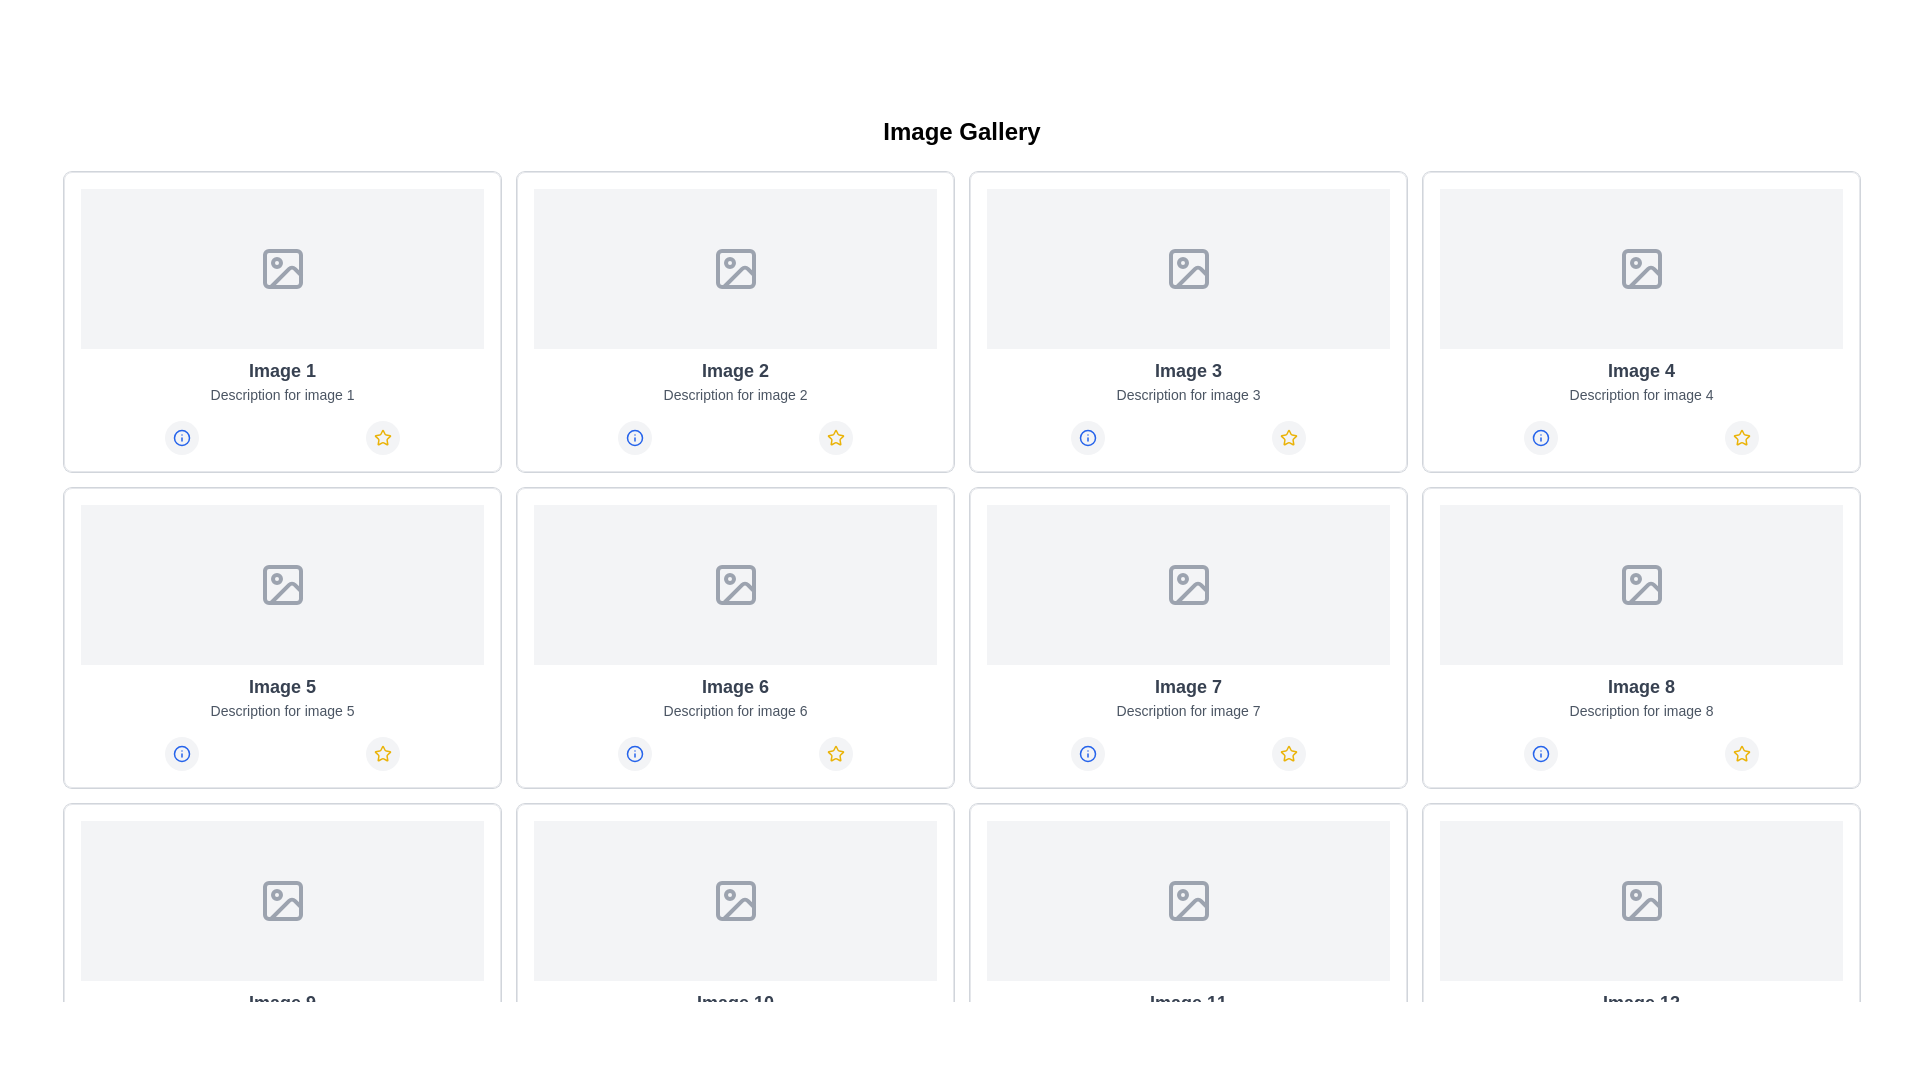 The image size is (1920, 1080). I want to click on the title text of the second image card in the grid layout, so click(734, 370).